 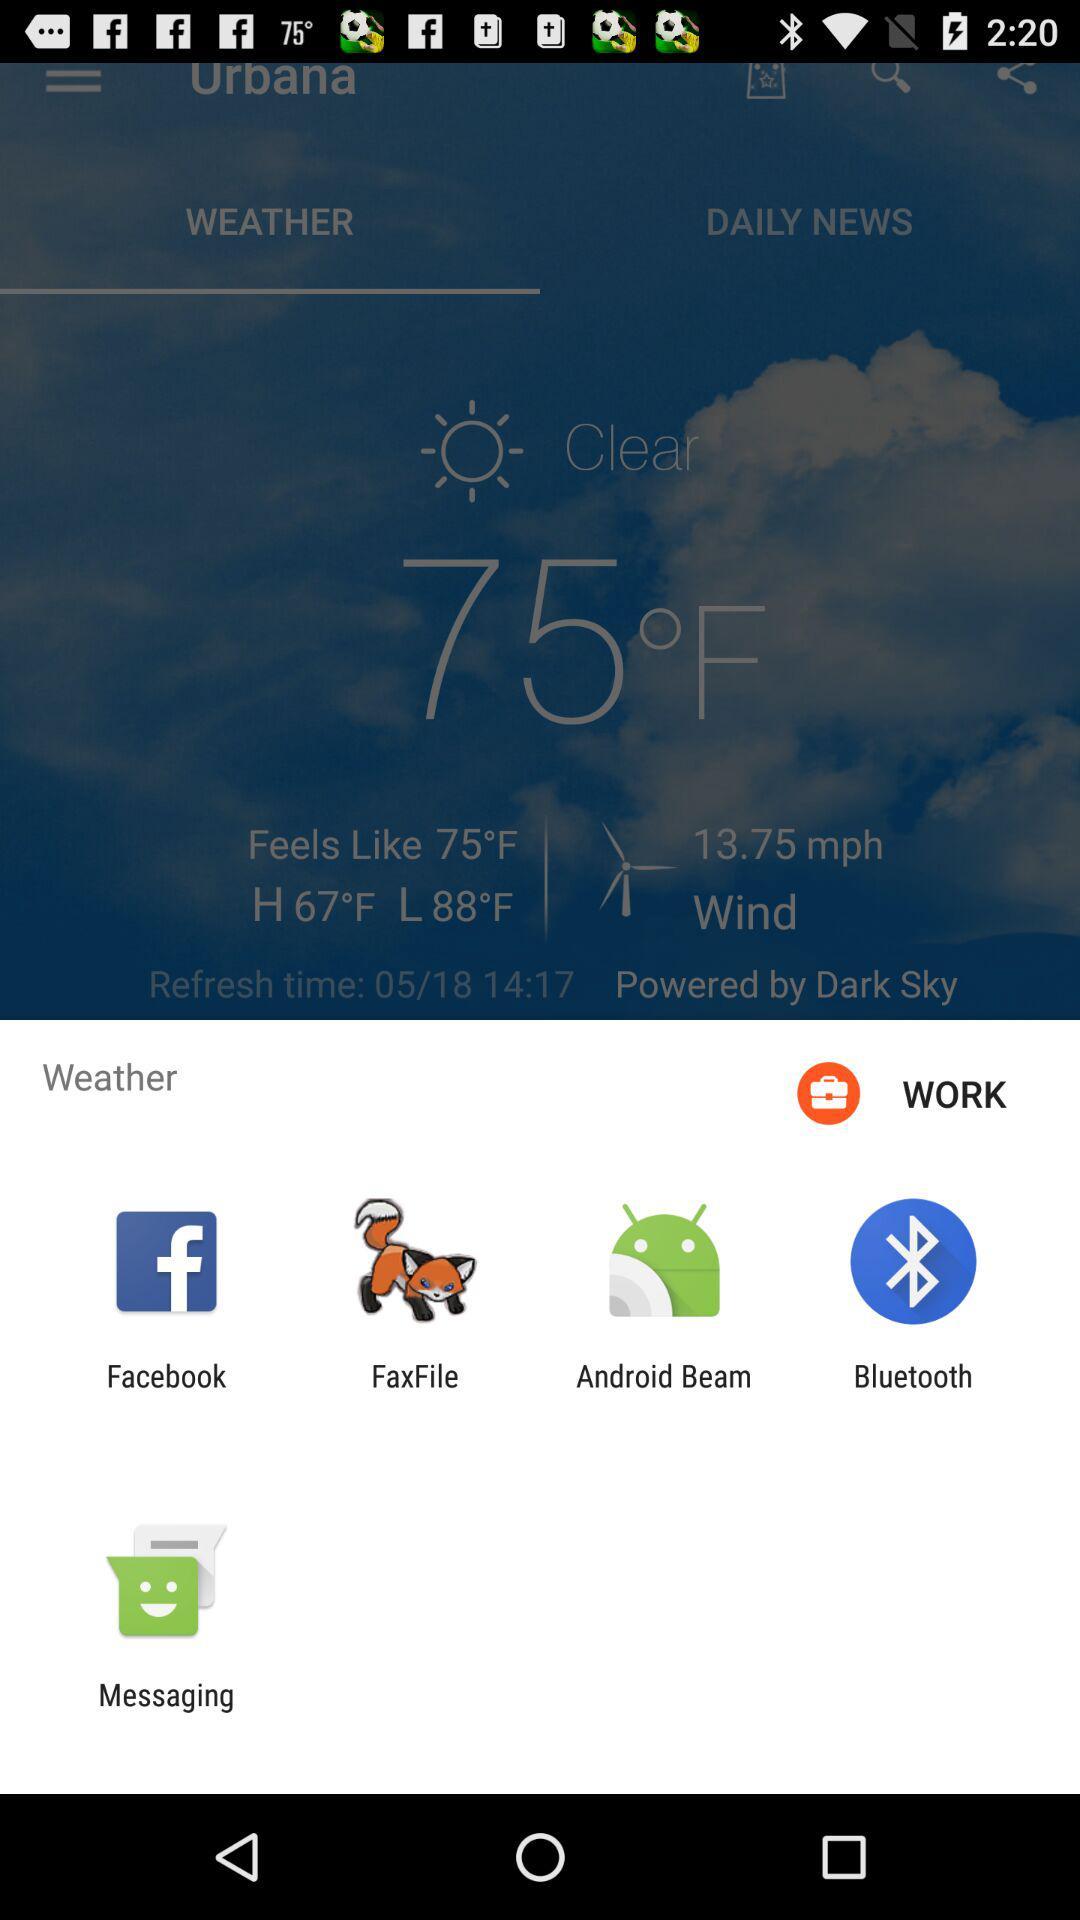 What do you see at coordinates (664, 1392) in the screenshot?
I see `item next to the faxfile` at bounding box center [664, 1392].